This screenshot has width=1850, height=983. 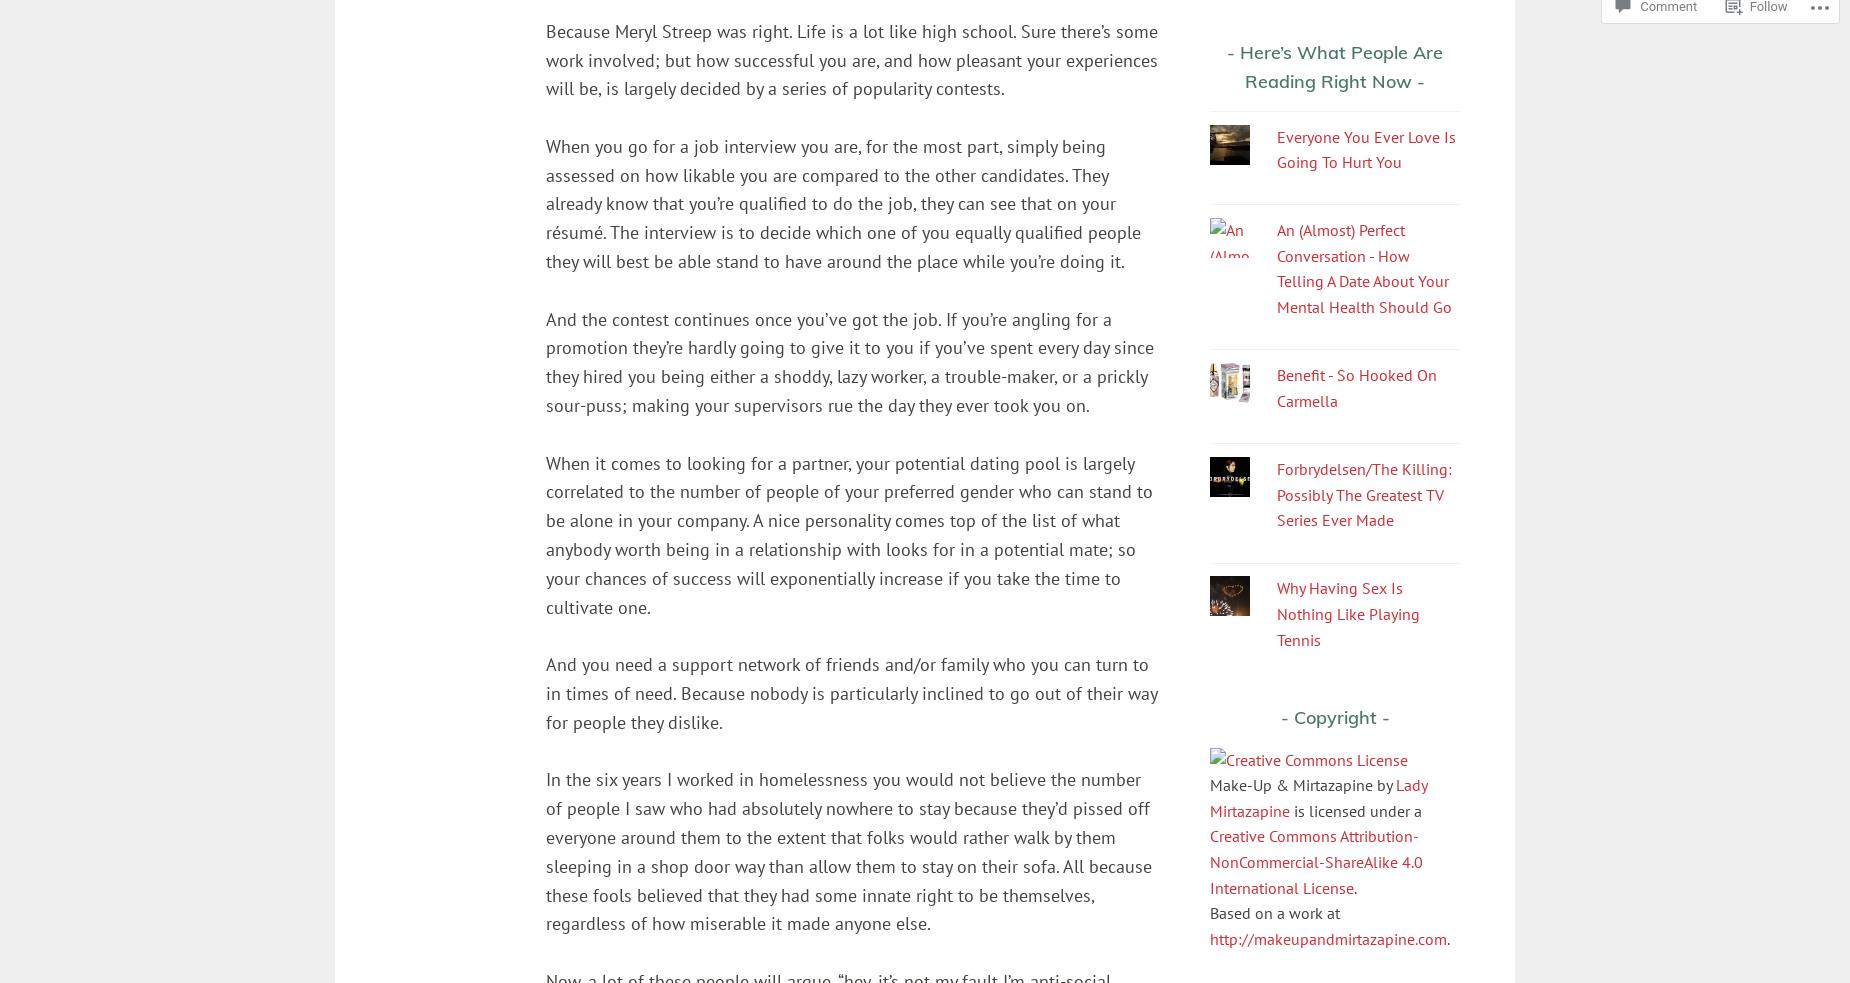 I want to click on 'Forbrydelsen/The Killing: Possibly The Greatest TV Series Ever Made', so click(x=1362, y=494).